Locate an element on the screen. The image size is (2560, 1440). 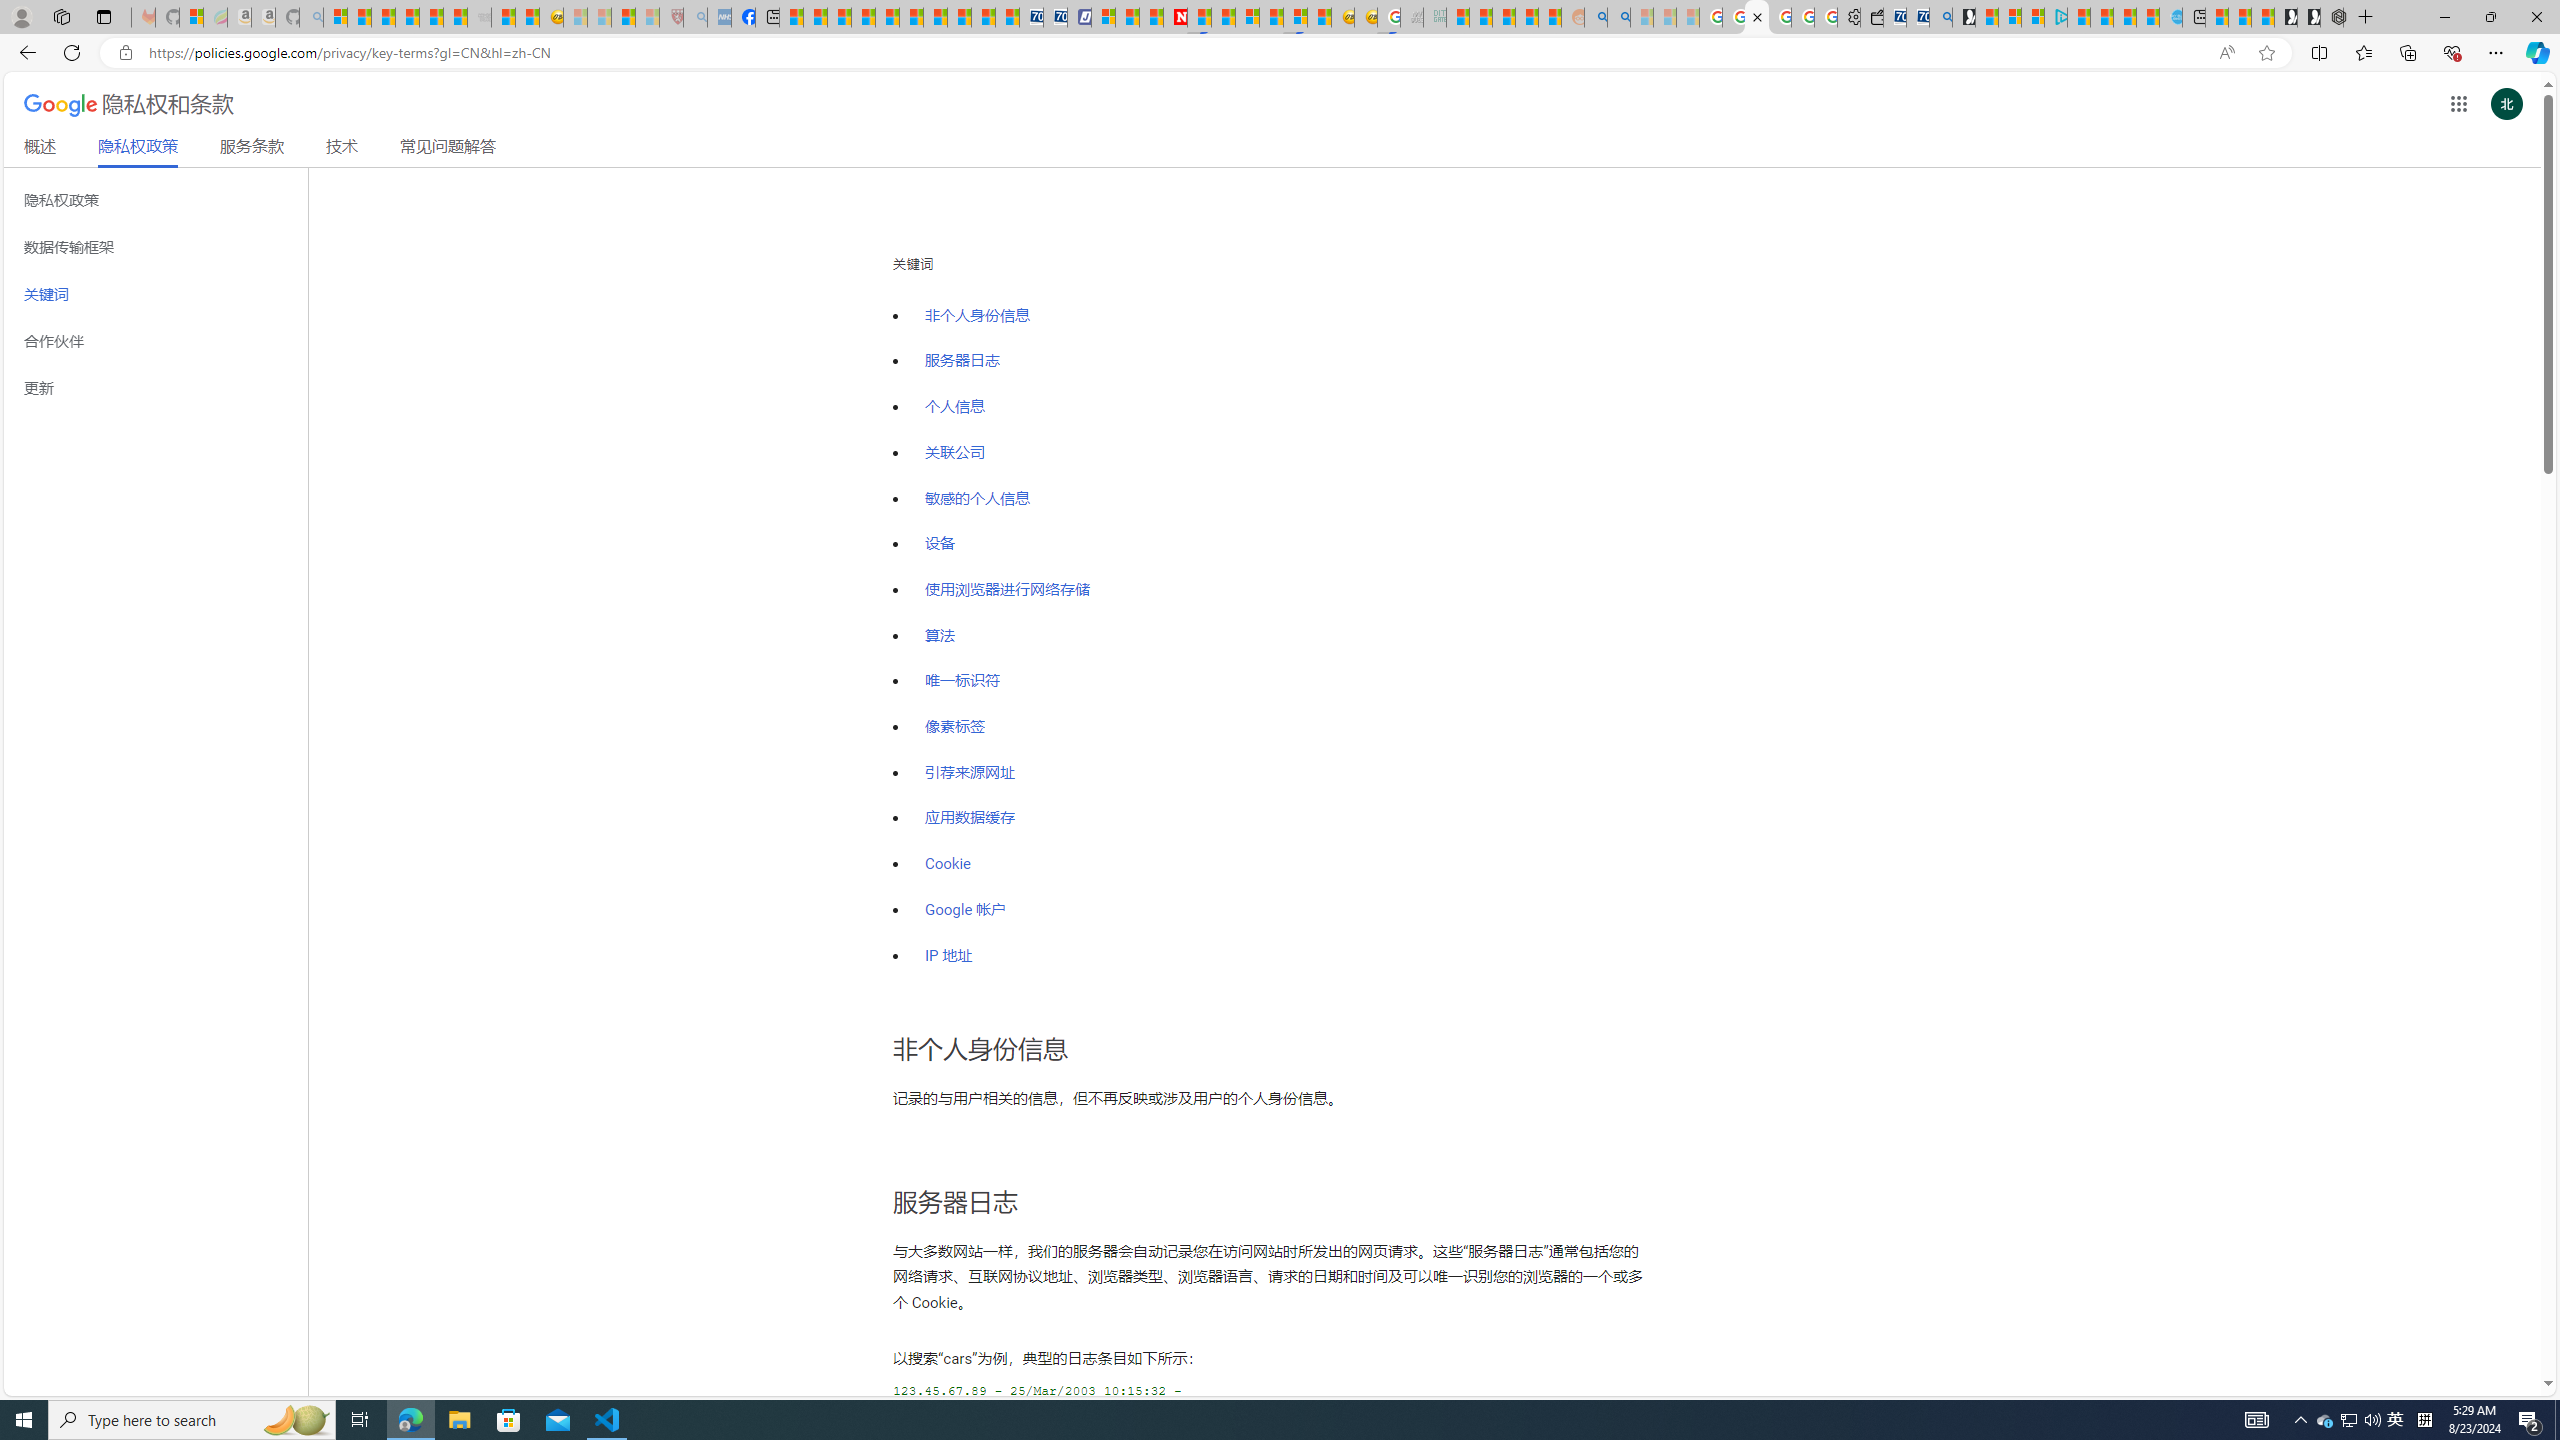
'Wallet' is located at coordinates (1871, 16).